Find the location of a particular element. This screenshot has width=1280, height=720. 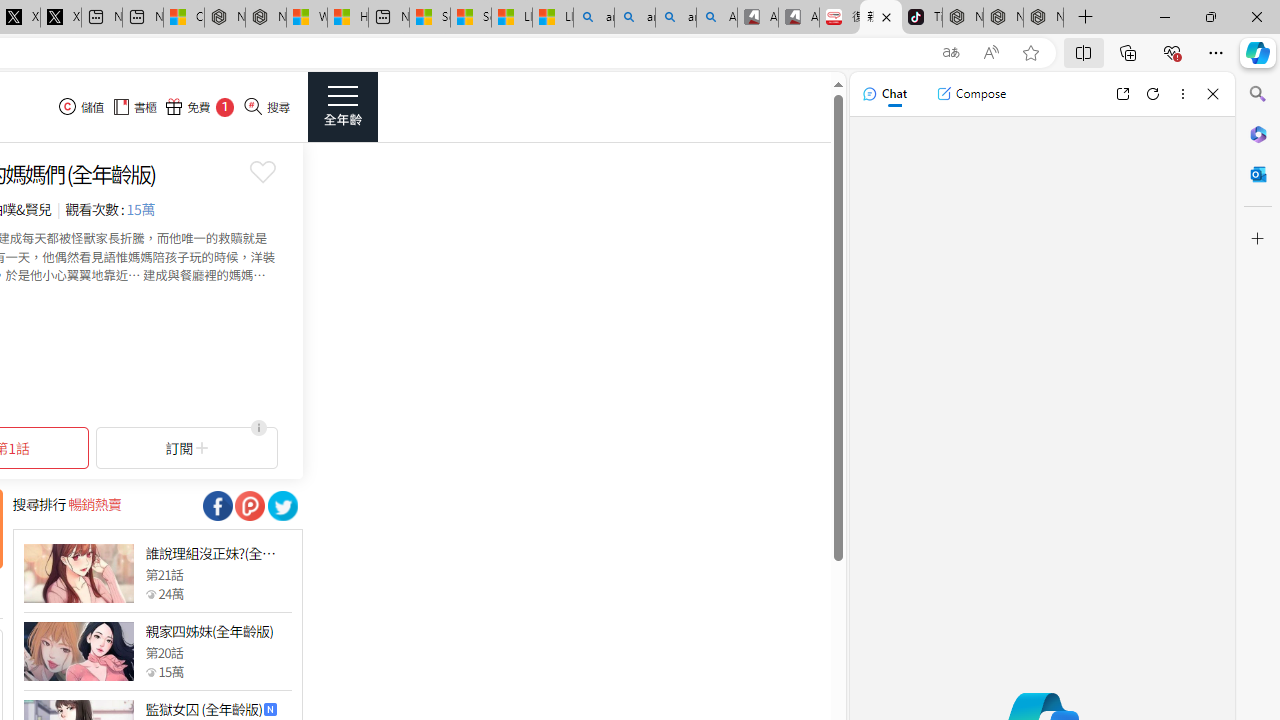

'Open link in new tab' is located at coordinates (1122, 93).